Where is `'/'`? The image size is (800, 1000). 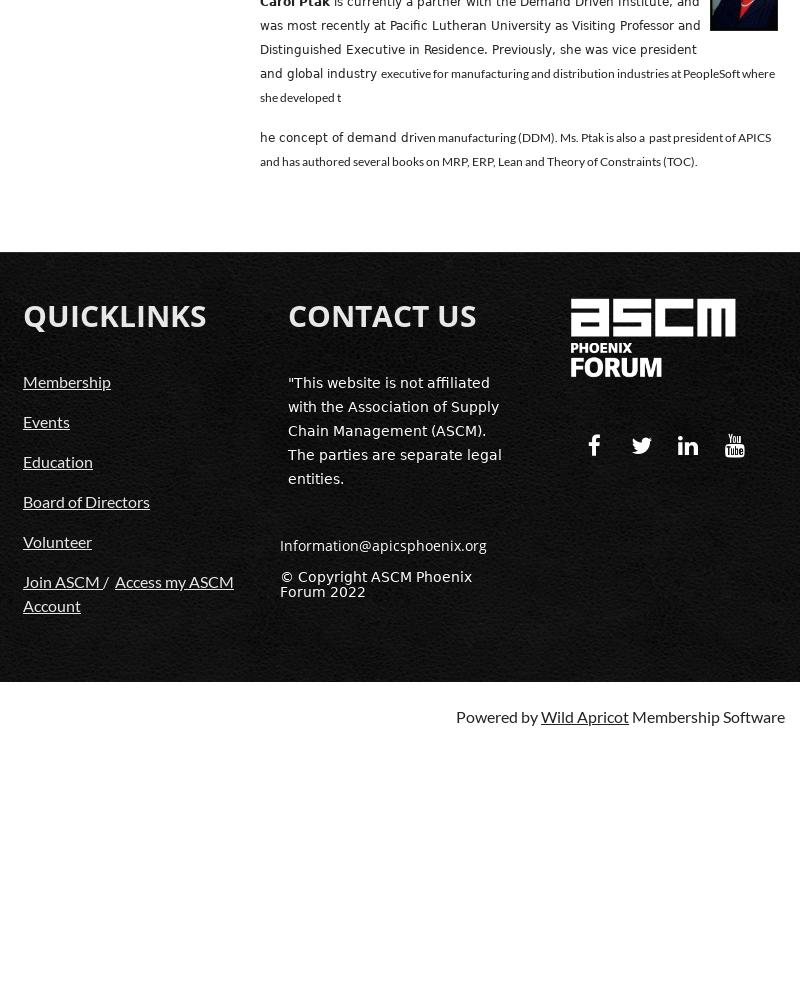
'/' is located at coordinates (107, 579).